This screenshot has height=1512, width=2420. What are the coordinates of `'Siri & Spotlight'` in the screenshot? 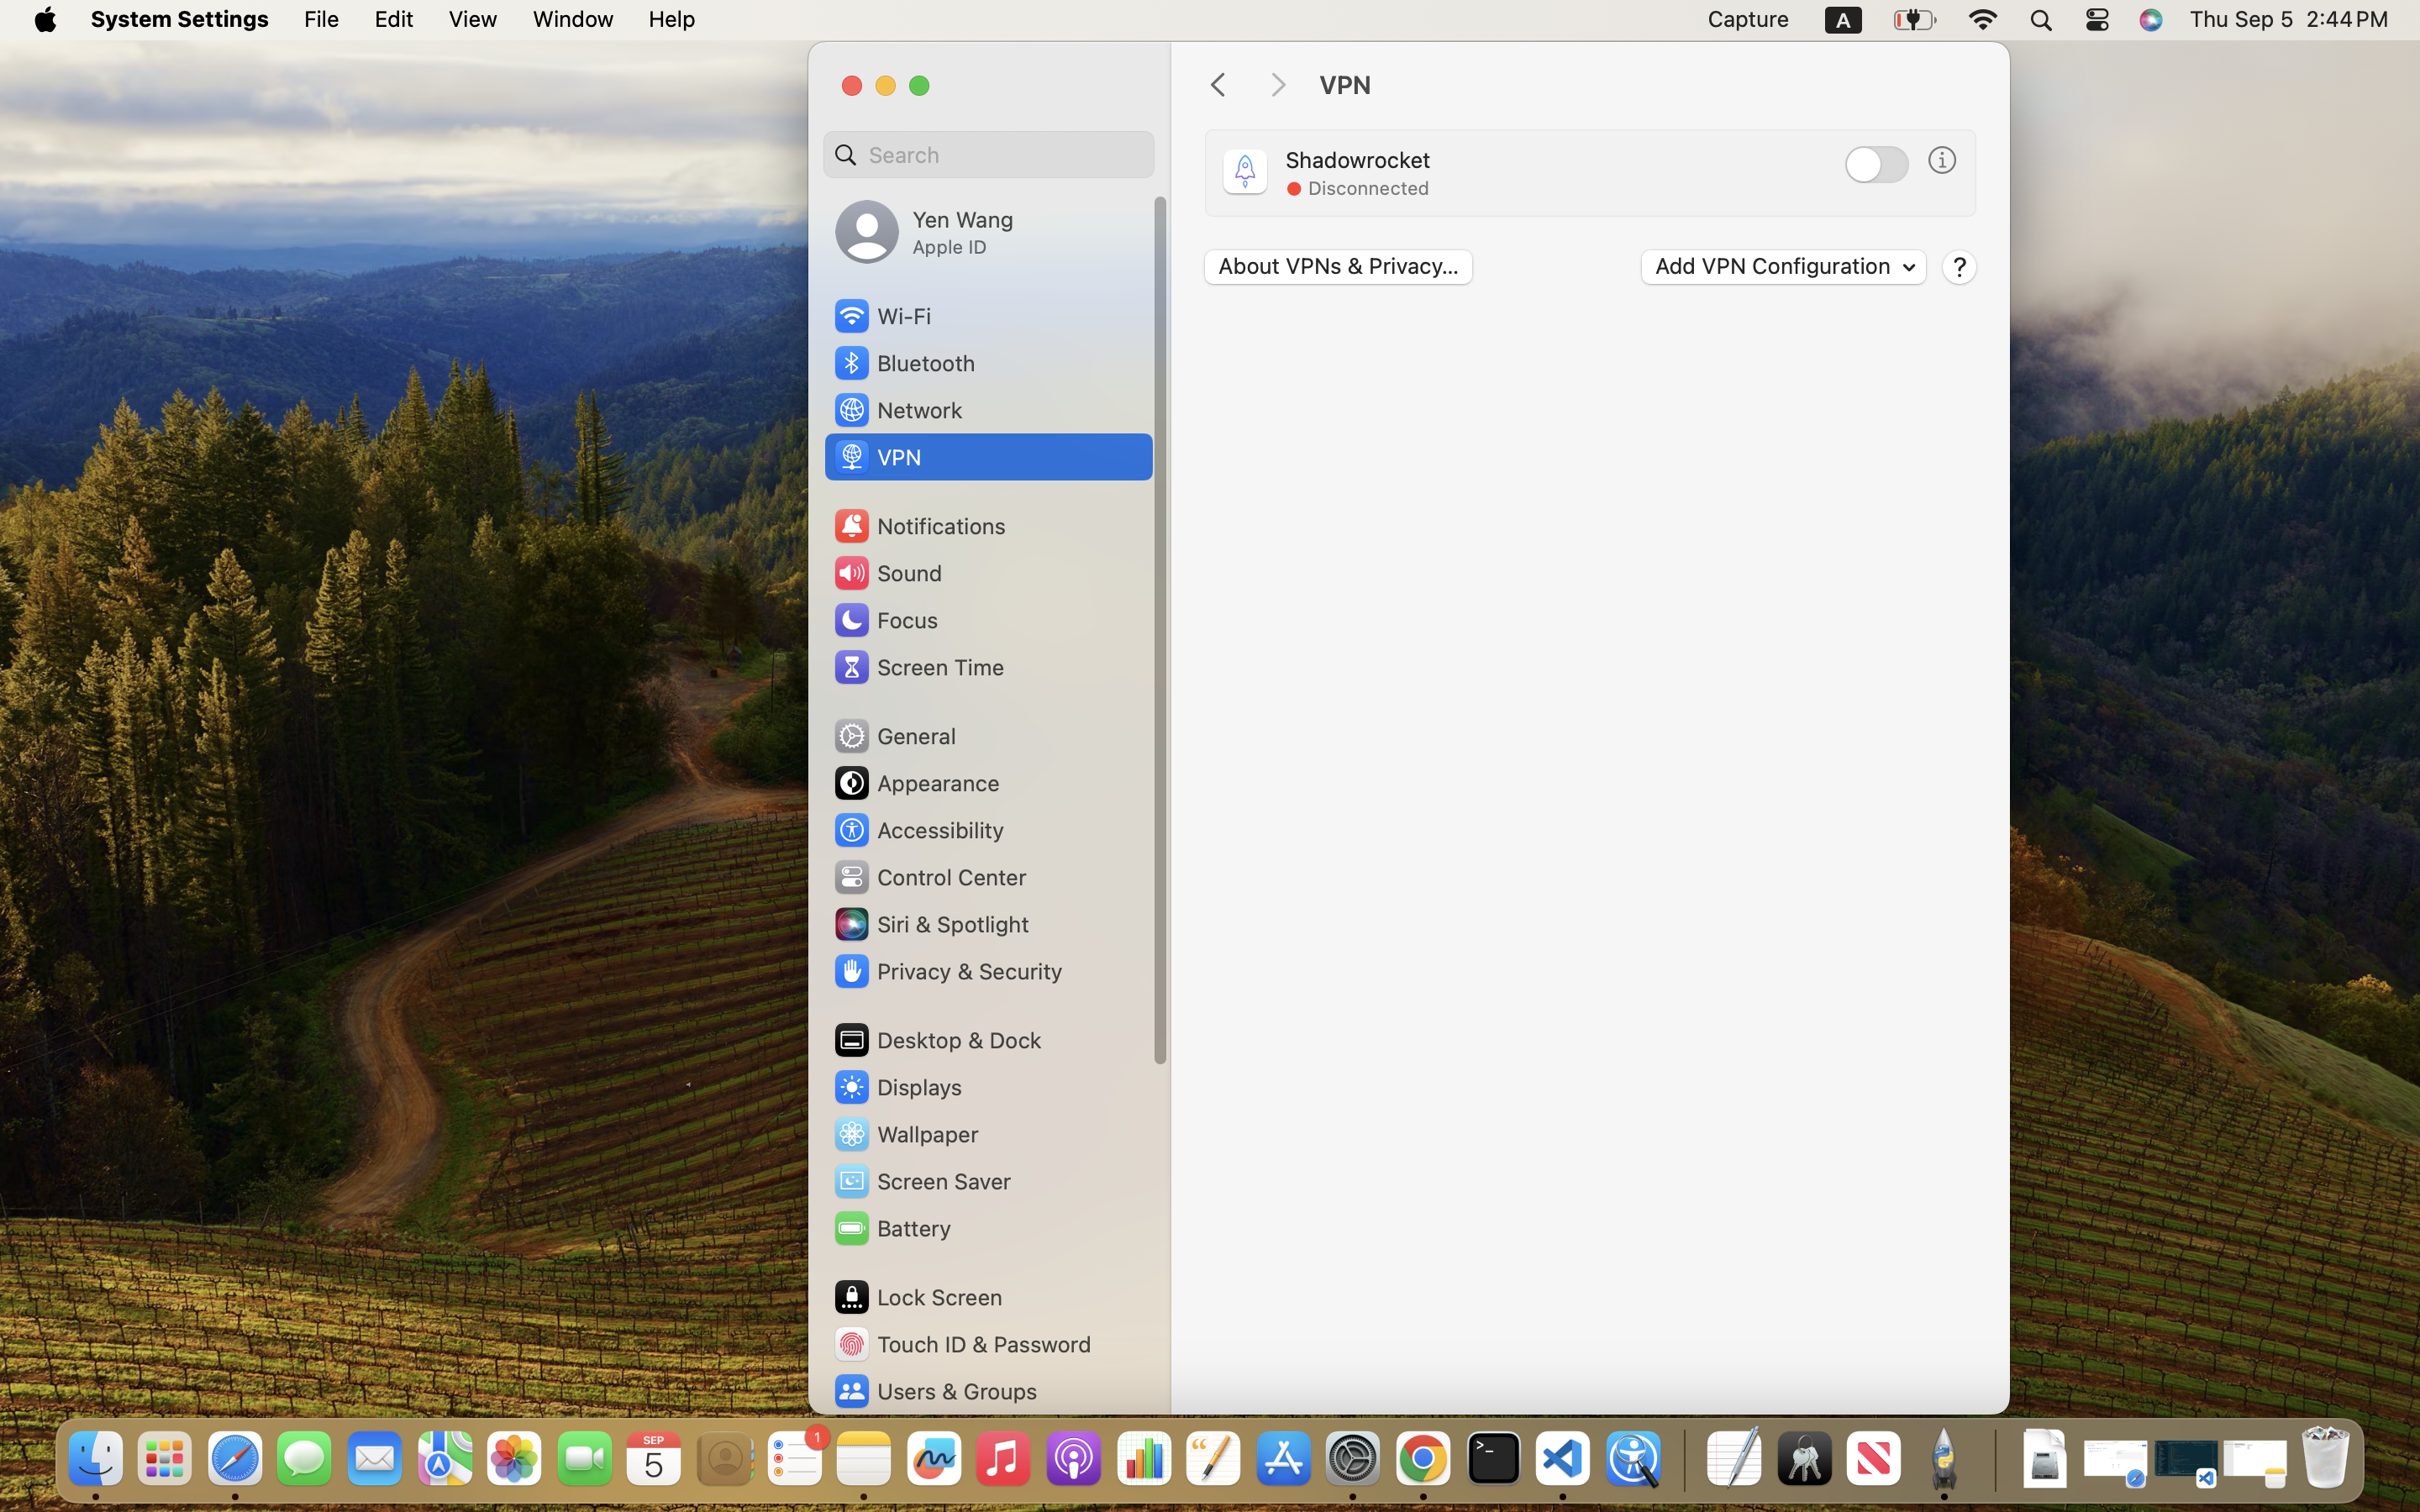 It's located at (929, 922).